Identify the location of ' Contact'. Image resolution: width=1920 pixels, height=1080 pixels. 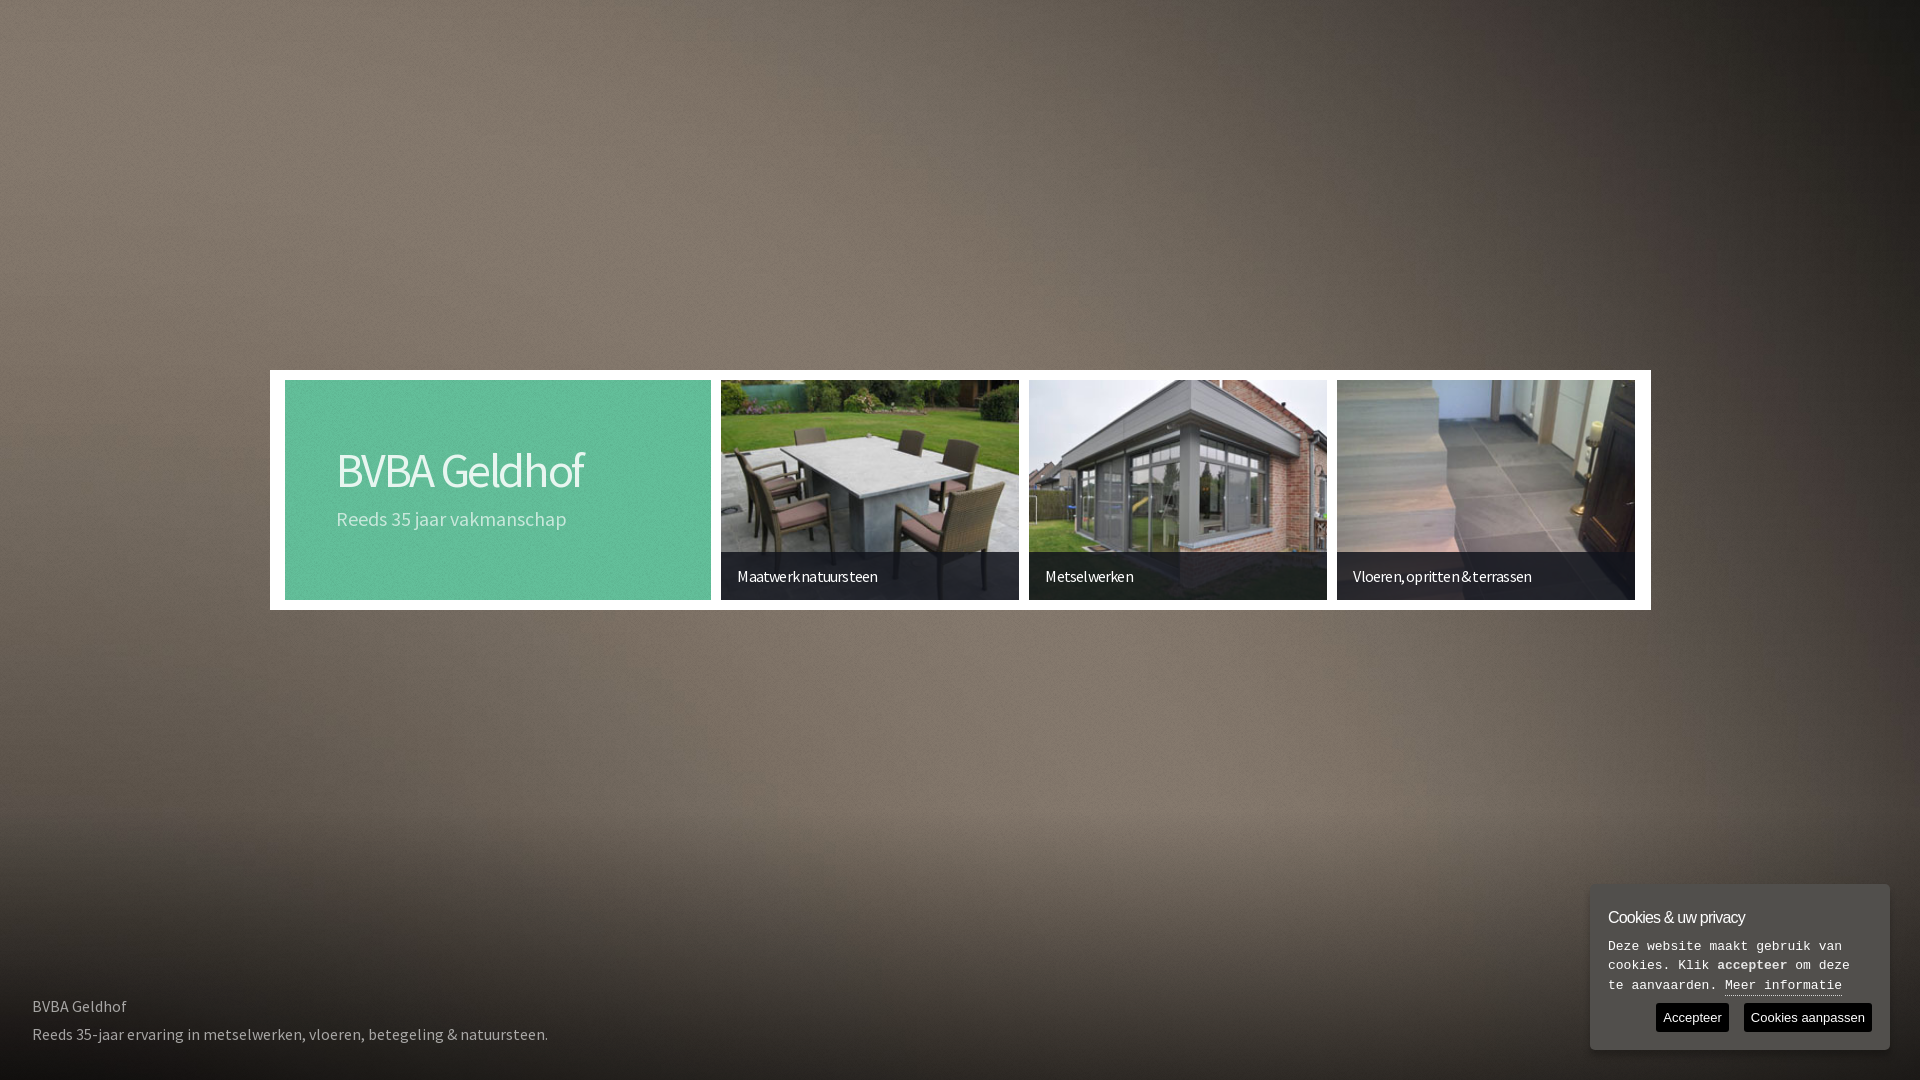
(1835, 995).